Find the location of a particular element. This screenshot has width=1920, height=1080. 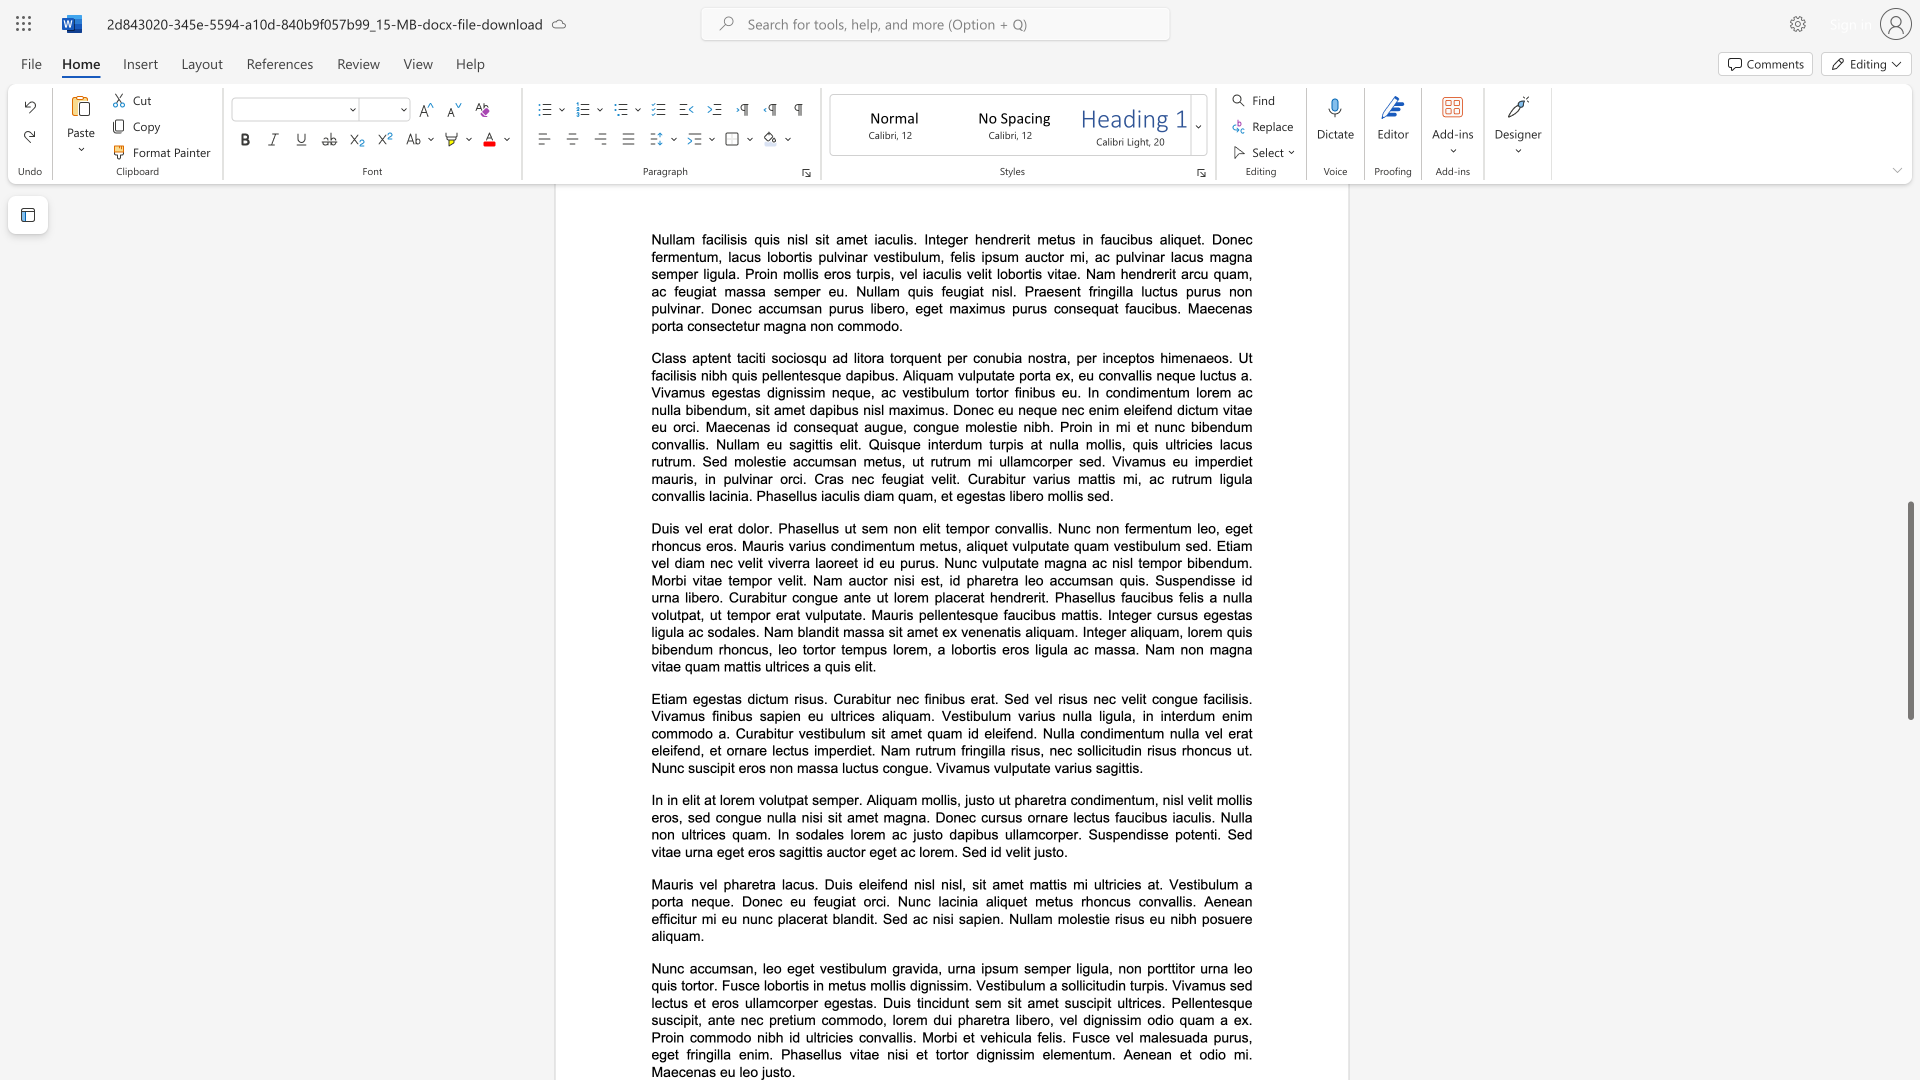

the subset text "gravida, urna ipsum semper ligula, non porttitor urna leo quis tortor. Fusce lobortis in metus mollis dignissim. Vestibulum a sollicitudin turpis. Vivamus sed lectus et eros ullamcorper egestas. Duis tincidunt sem sit amet suscipit ultrices. Pellentesque suscipit, ante nec pretium commodo, lorem dui pharetra libero, vel dignissim odio quam a ex. Proin commodo nibh id ultricies convallis. Morbi et vehicula felis. Fusce vel mal" within the text "Nunc accumsan, leo eget vestibulum gravida, urna ipsum semper ligula, non porttitor urna leo quis tortor. Fusce lobortis in metus mollis dignissim. Vestibulum a sollicitudin turpis. Vivamus sed lectus et eros ullamcorper egestas. Duis tincidunt sem sit amet suscipit ultrices. Pellentesque suscipit, ante nec pretium commodo, lorem dui pharetra libero, vel dignissim odio quam a ex. Proin commodo nibh id ultricies convallis. Morbi et vehicula felis. Fusce vel malesuada purus, eget fringilla enim. Phasellus vitae nisi et tortor dignissim elementum. Aenean et odio mi. Maecenas eu leo justo." is located at coordinates (891, 967).